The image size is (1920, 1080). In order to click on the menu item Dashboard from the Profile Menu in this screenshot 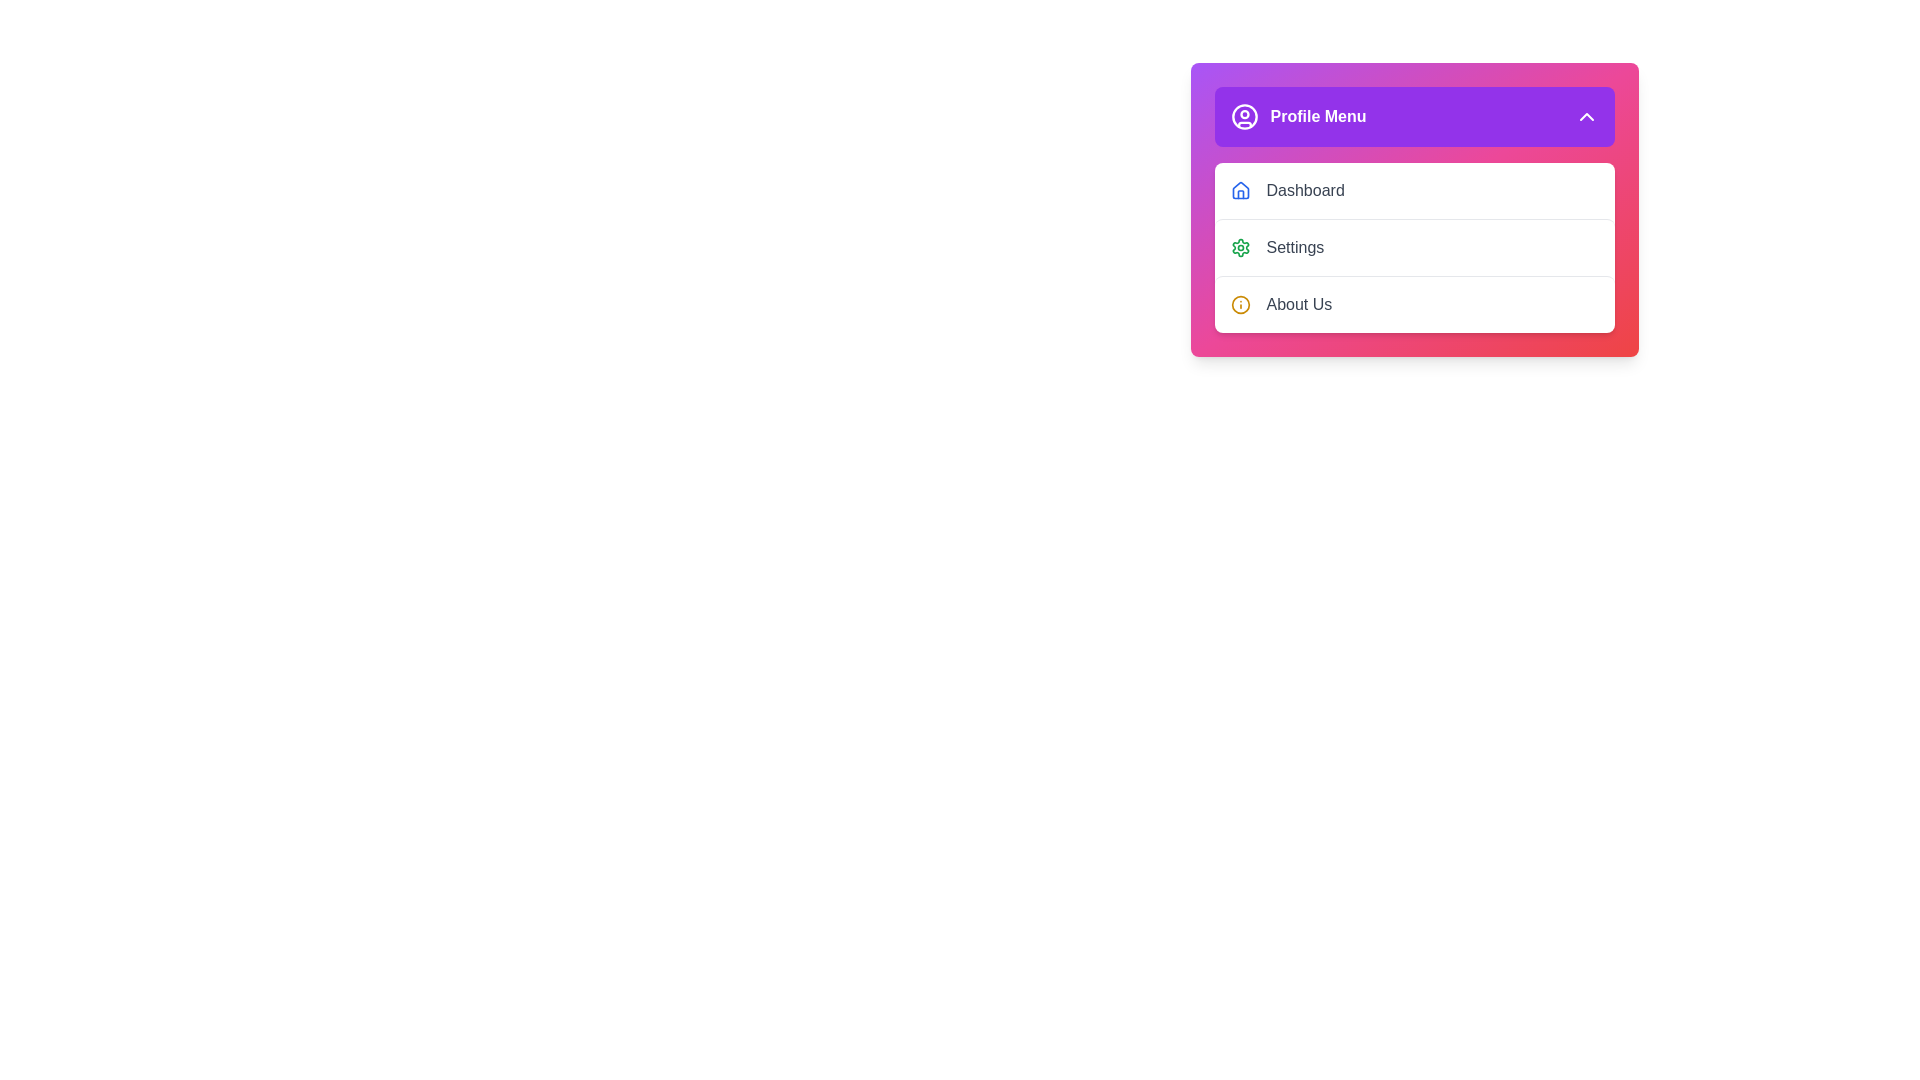, I will do `click(1413, 191)`.